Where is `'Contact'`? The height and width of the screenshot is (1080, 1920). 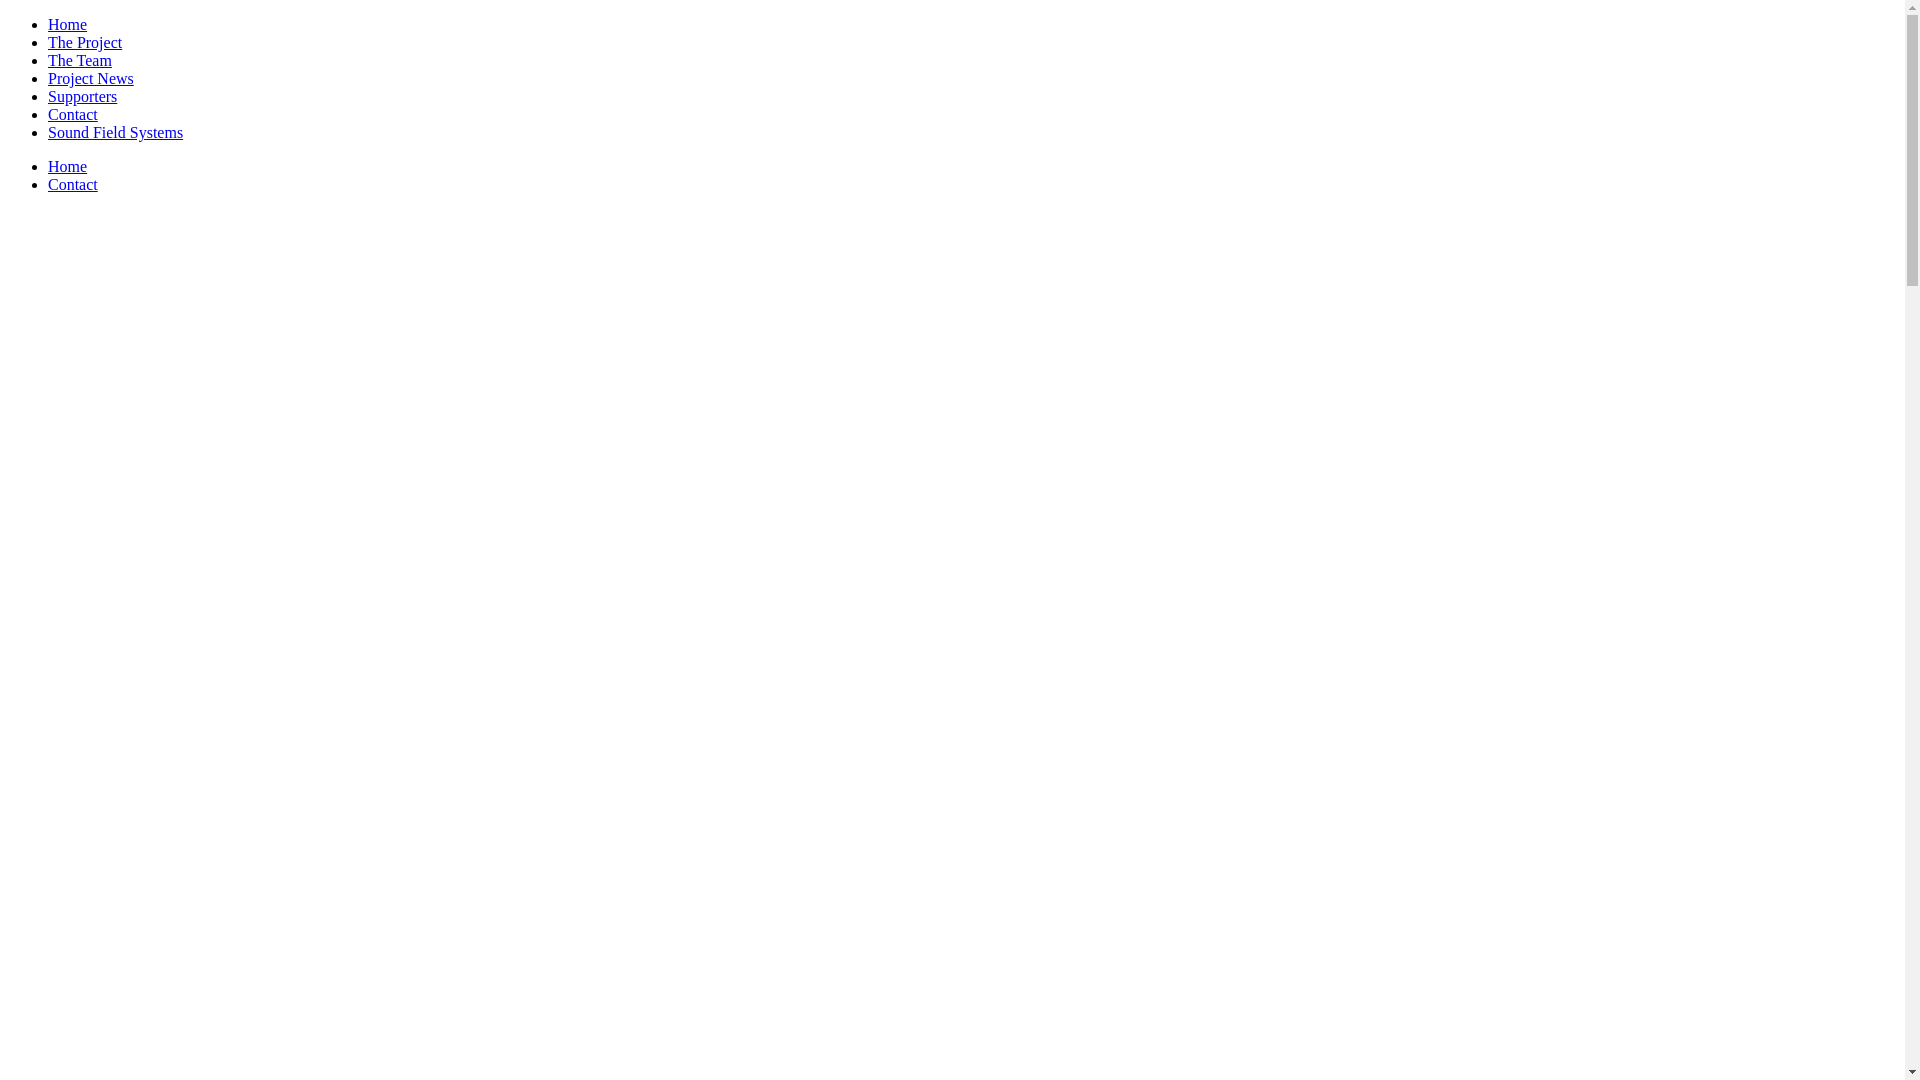
'Contact' is located at coordinates (48, 184).